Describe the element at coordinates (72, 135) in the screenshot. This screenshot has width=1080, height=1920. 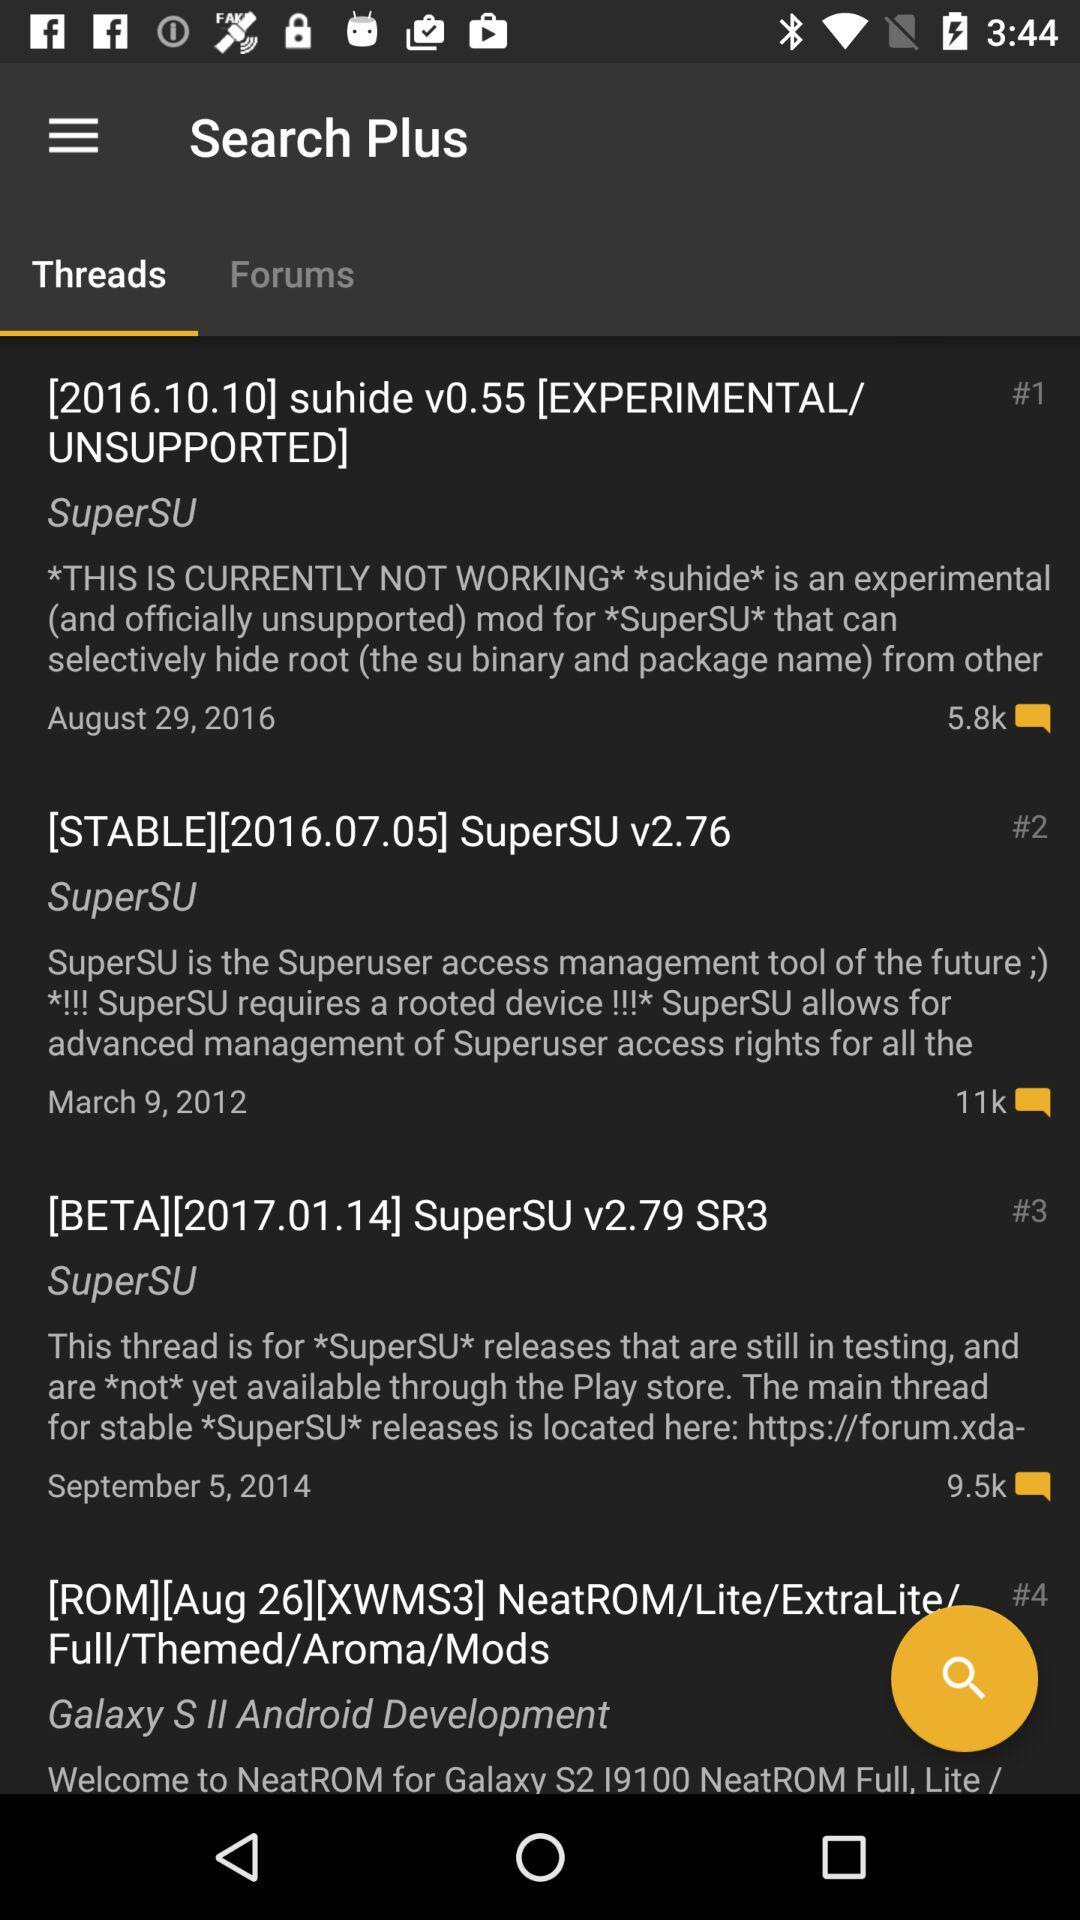
I see `icon above the threads item` at that location.